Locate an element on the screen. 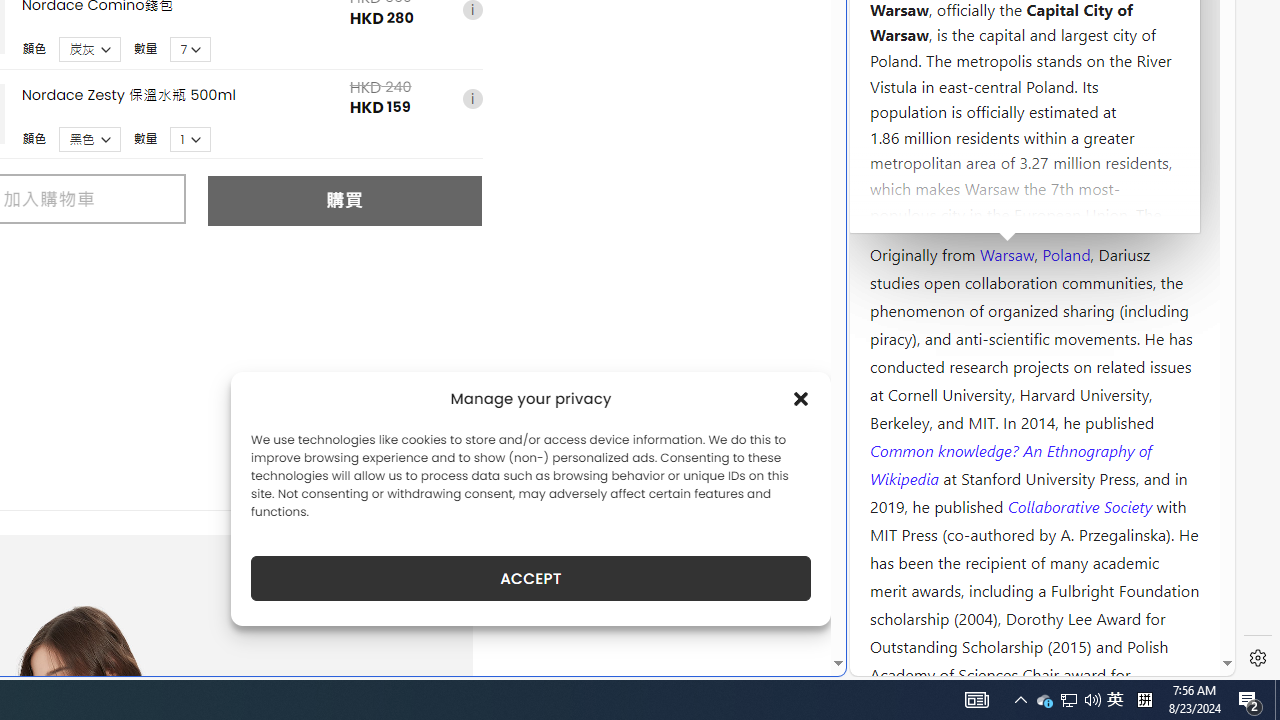 The height and width of the screenshot is (720, 1280). 'Kozminski University' is located at coordinates (1034, 135).